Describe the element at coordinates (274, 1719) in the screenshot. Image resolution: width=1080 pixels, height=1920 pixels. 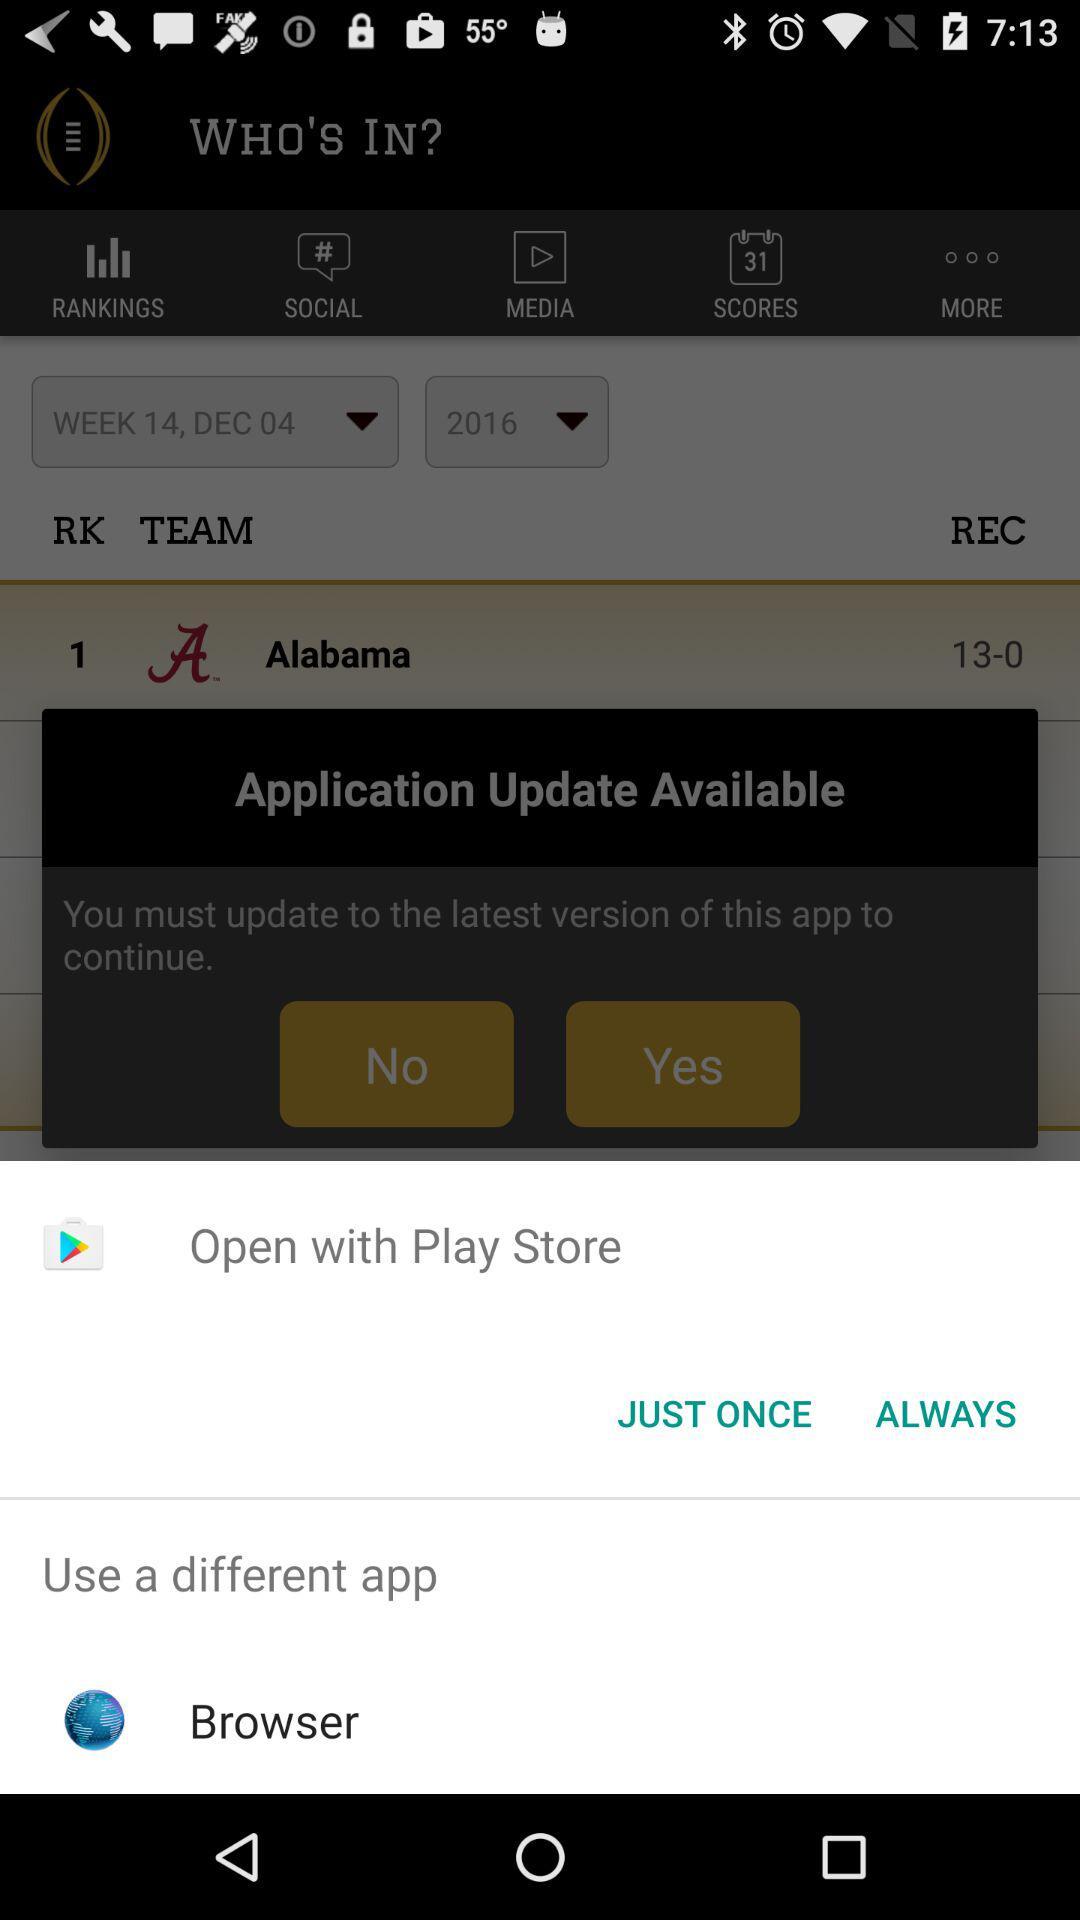
I see `the app below the use a different icon` at that location.